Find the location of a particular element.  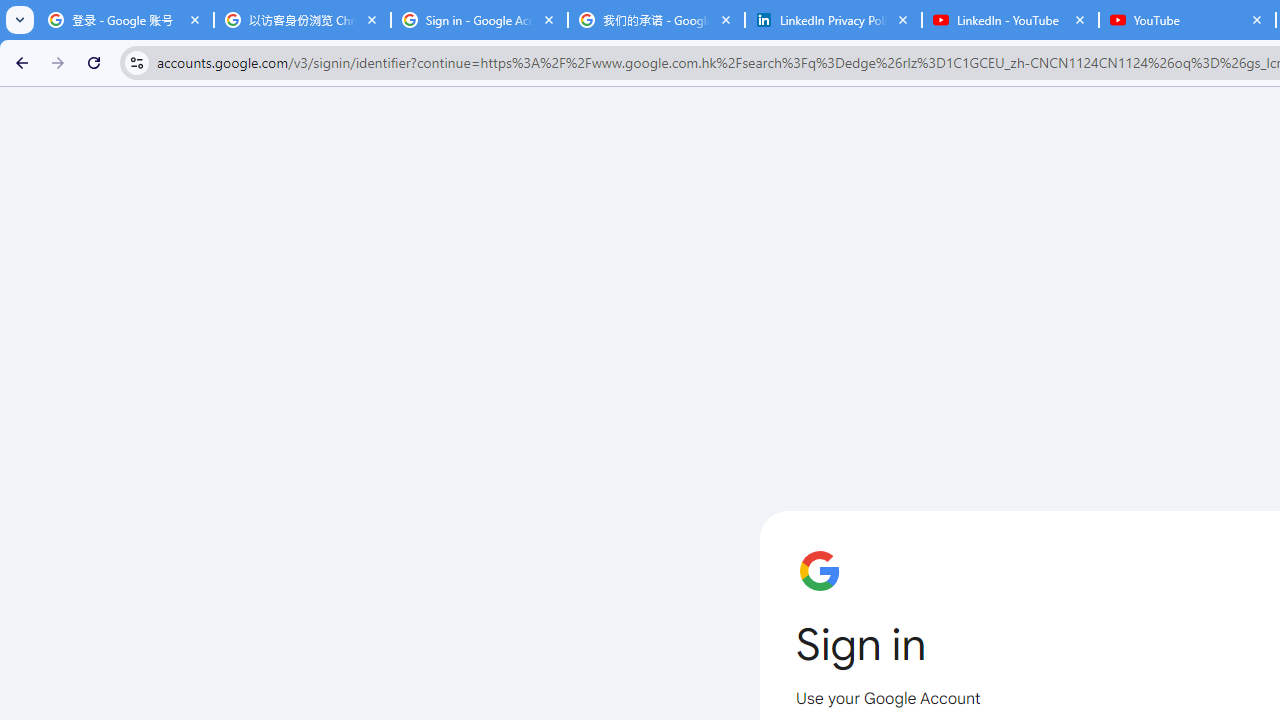

'LinkedIn Privacy Policy' is located at coordinates (833, 20).